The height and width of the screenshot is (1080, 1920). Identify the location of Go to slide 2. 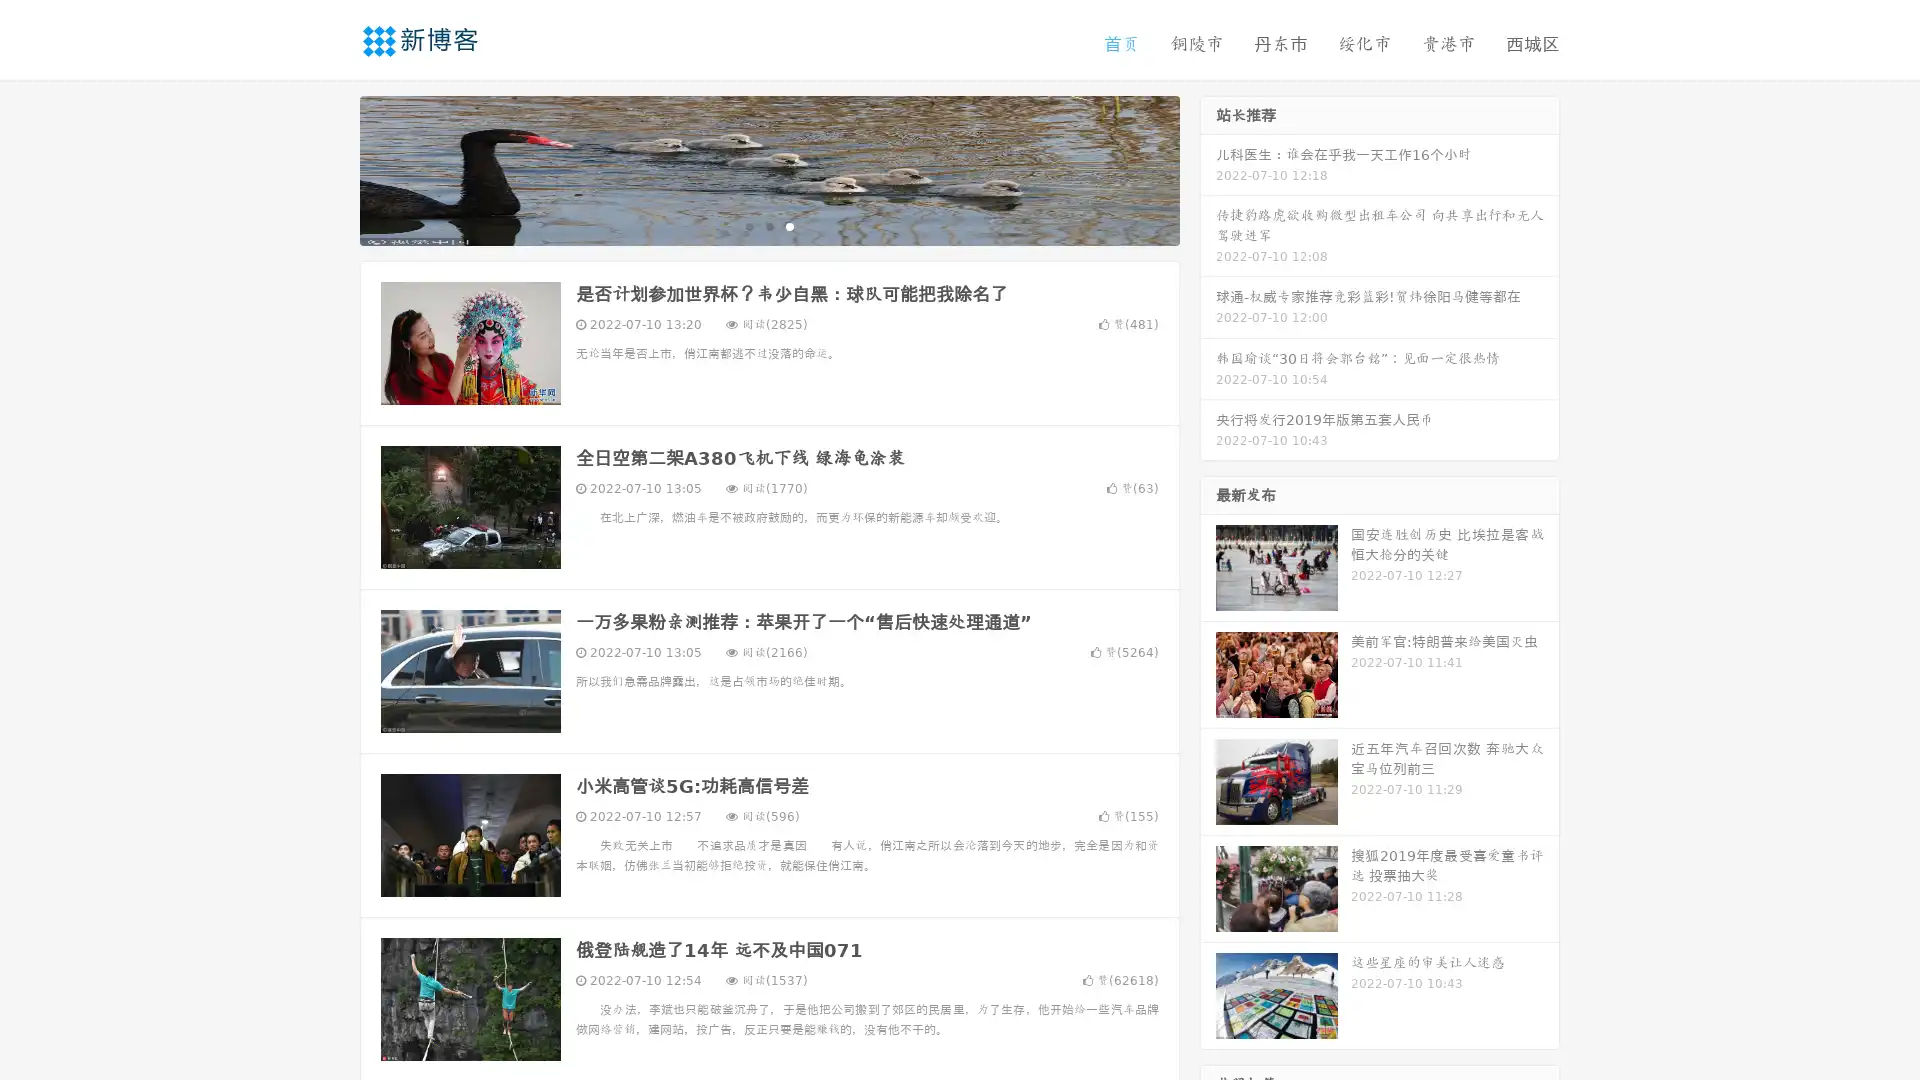
(768, 225).